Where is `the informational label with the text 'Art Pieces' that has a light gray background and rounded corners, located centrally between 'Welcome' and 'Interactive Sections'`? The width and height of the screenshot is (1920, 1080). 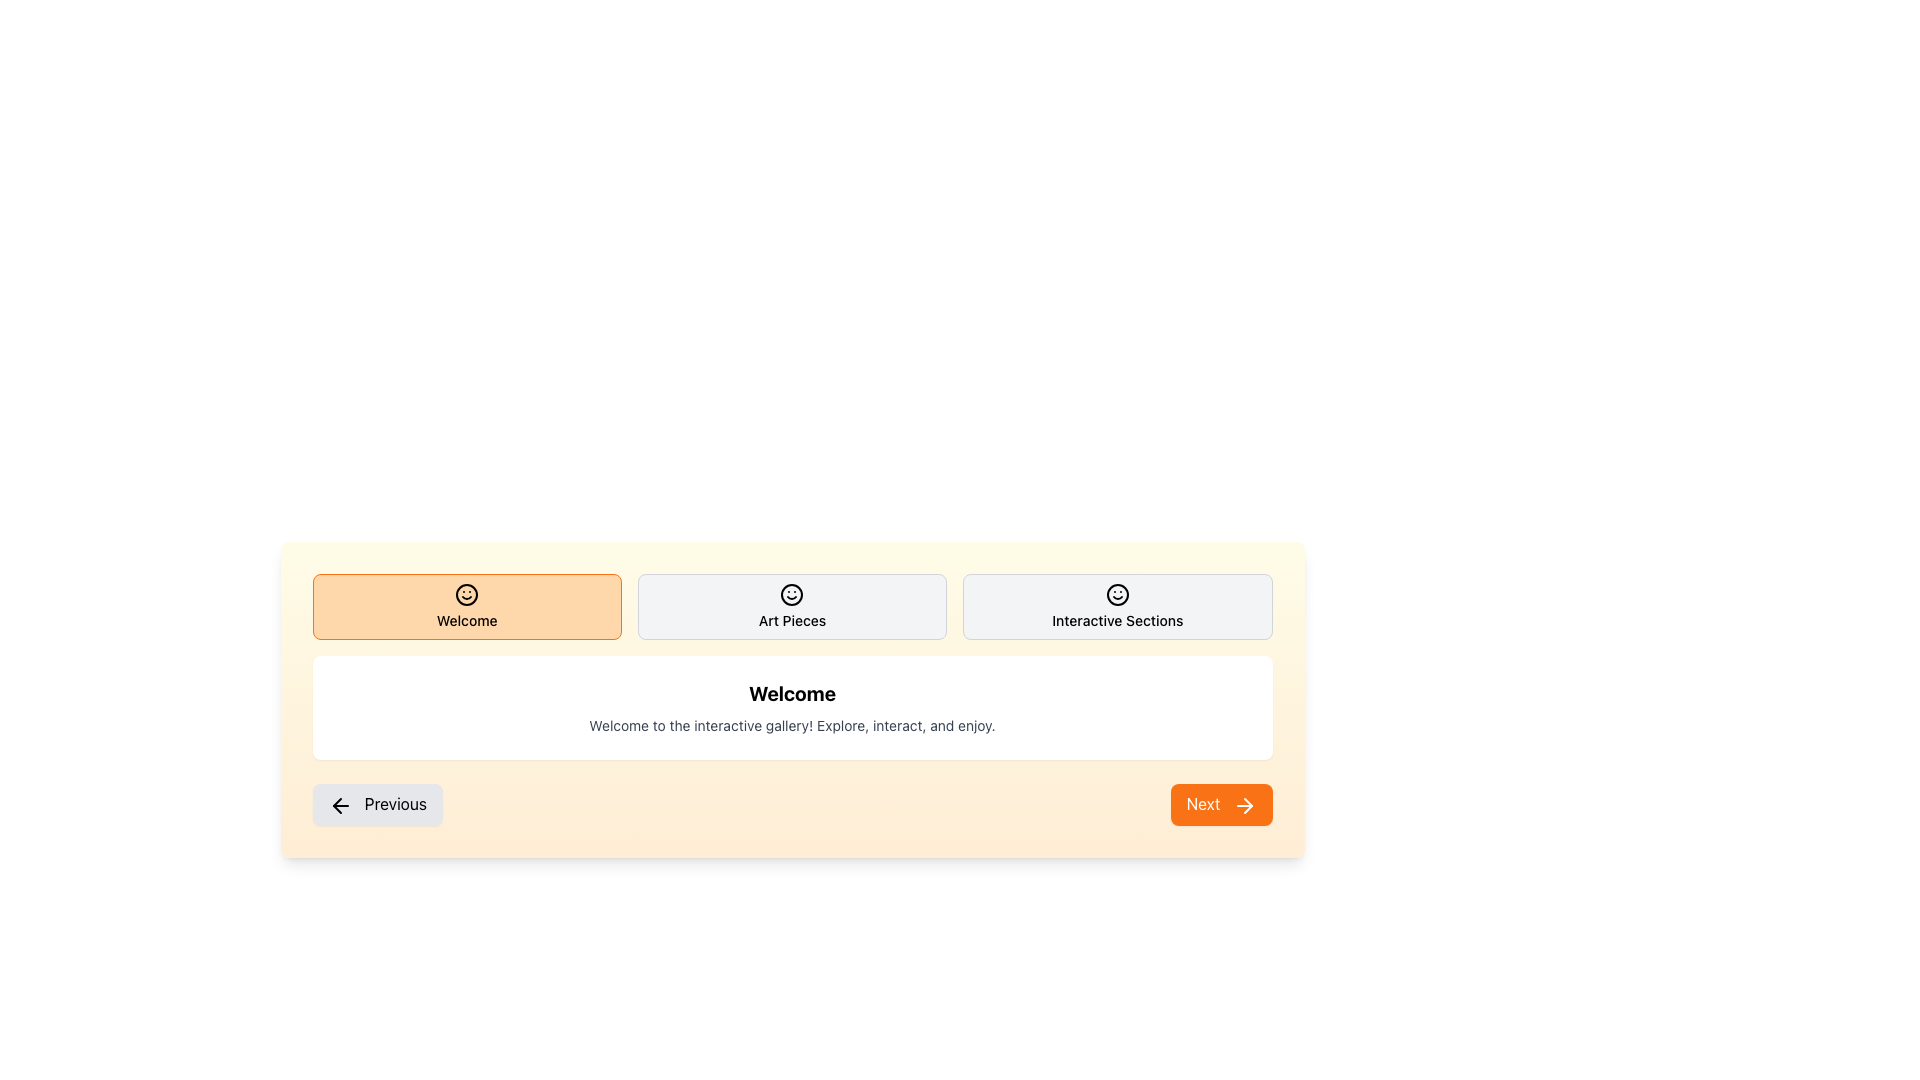
the informational label with the text 'Art Pieces' that has a light gray background and rounded corners, located centrally between 'Welcome' and 'Interactive Sections' is located at coordinates (791, 605).